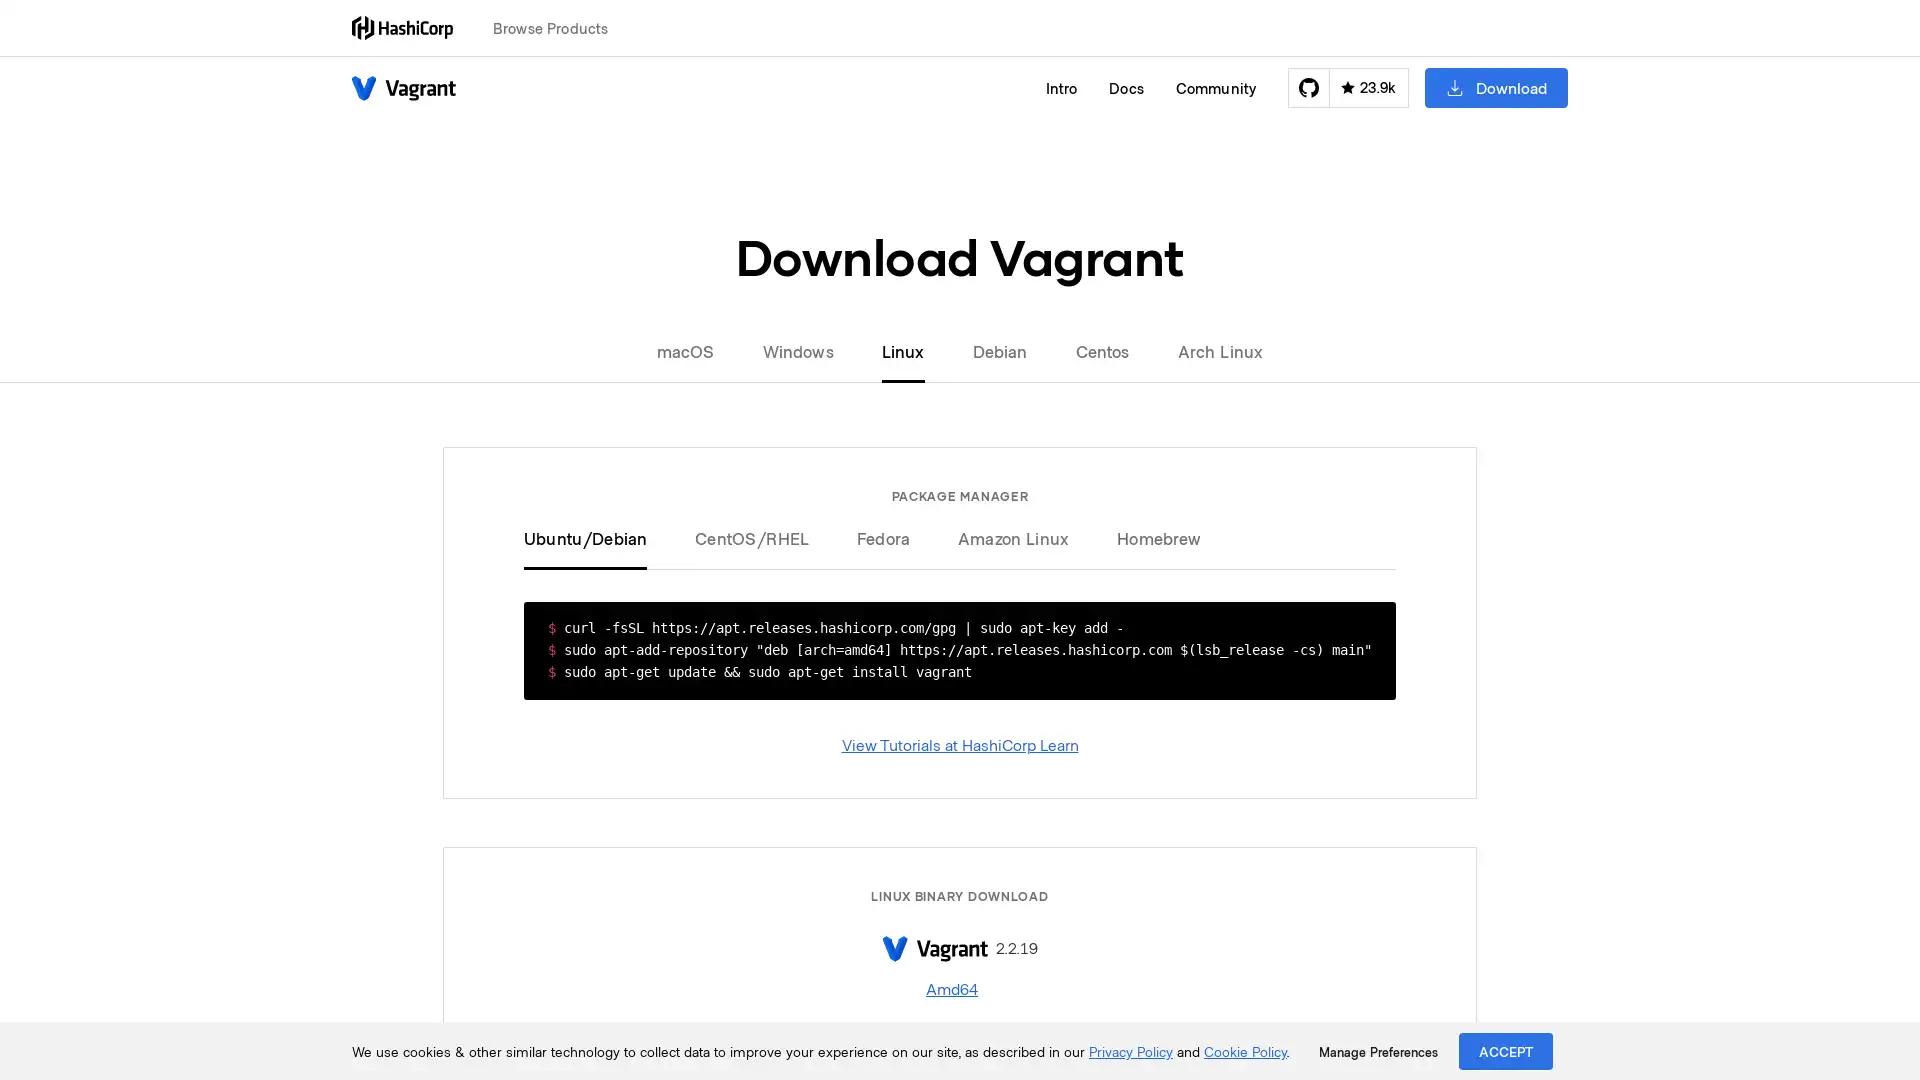 This screenshot has width=1920, height=1080. What do you see at coordinates (999, 350) in the screenshot?
I see `Debian` at bounding box center [999, 350].